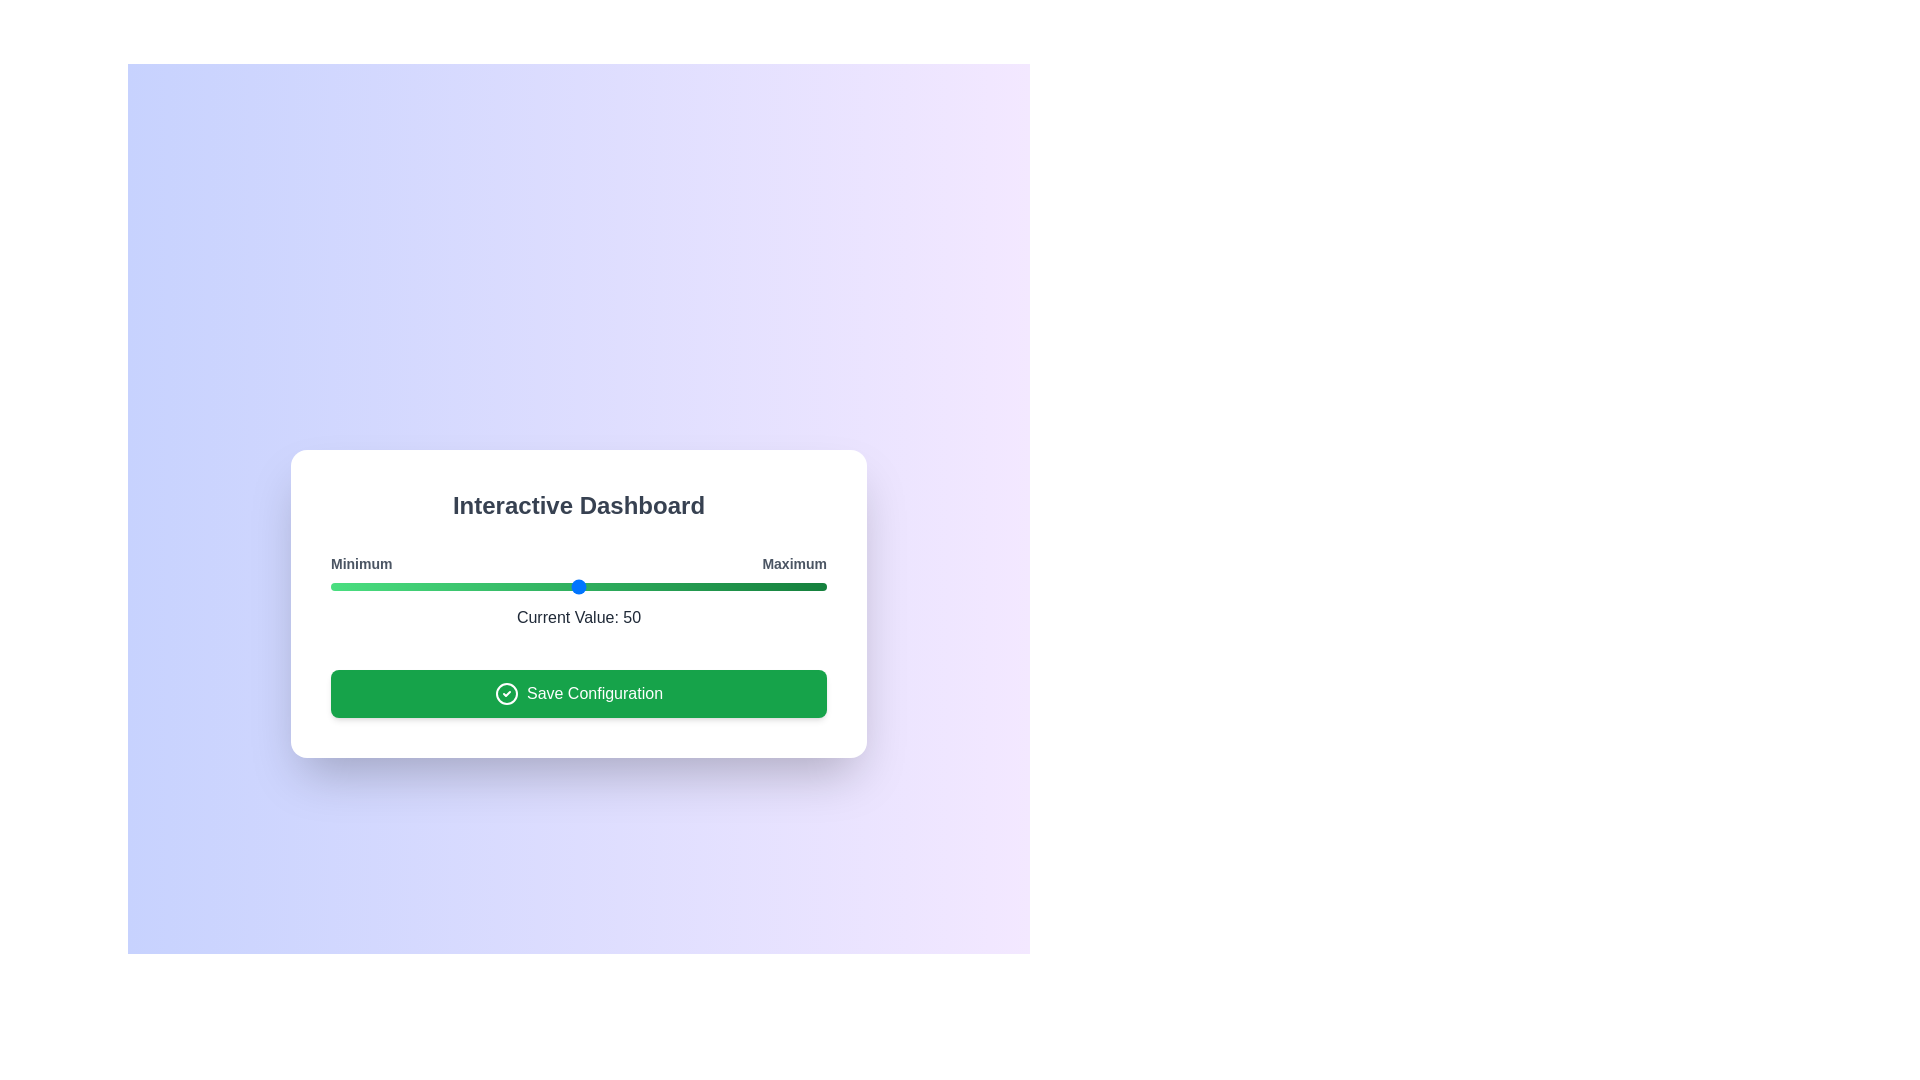  What do you see at coordinates (726, 585) in the screenshot?
I see `the slider to set the value to 80` at bounding box center [726, 585].